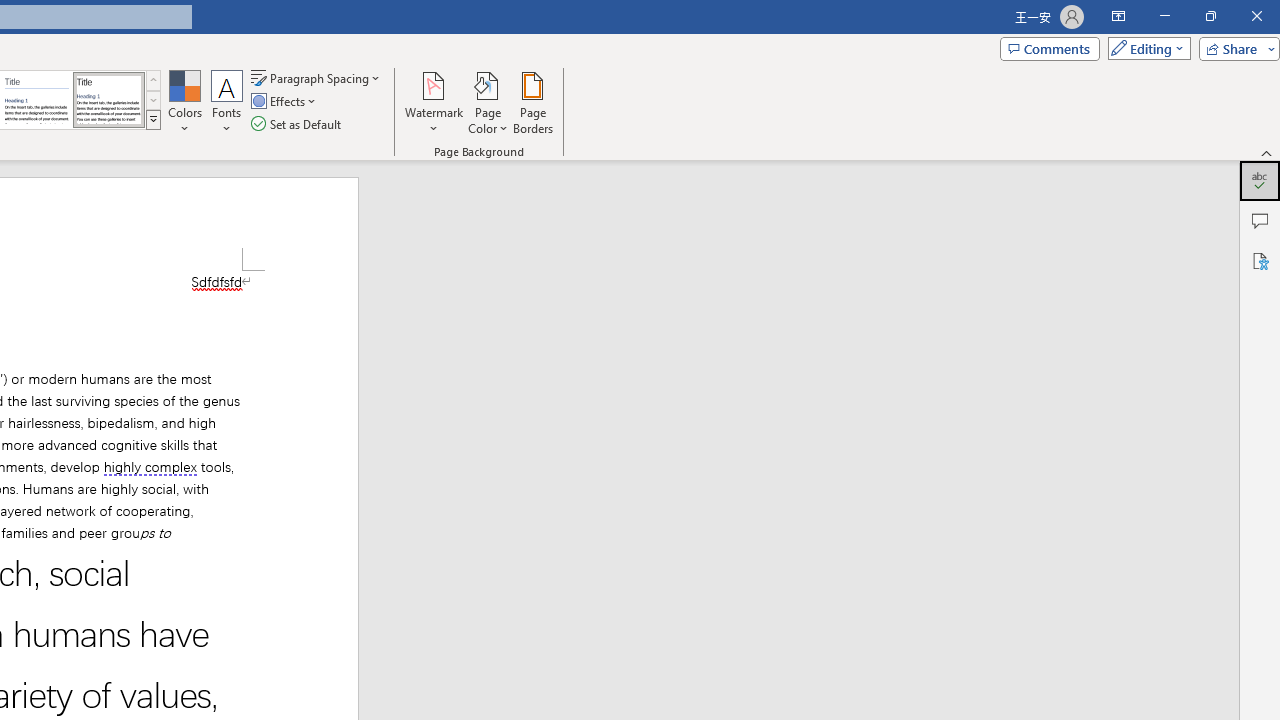  What do you see at coordinates (37, 100) in the screenshot?
I see `'Word 2010'` at bounding box center [37, 100].